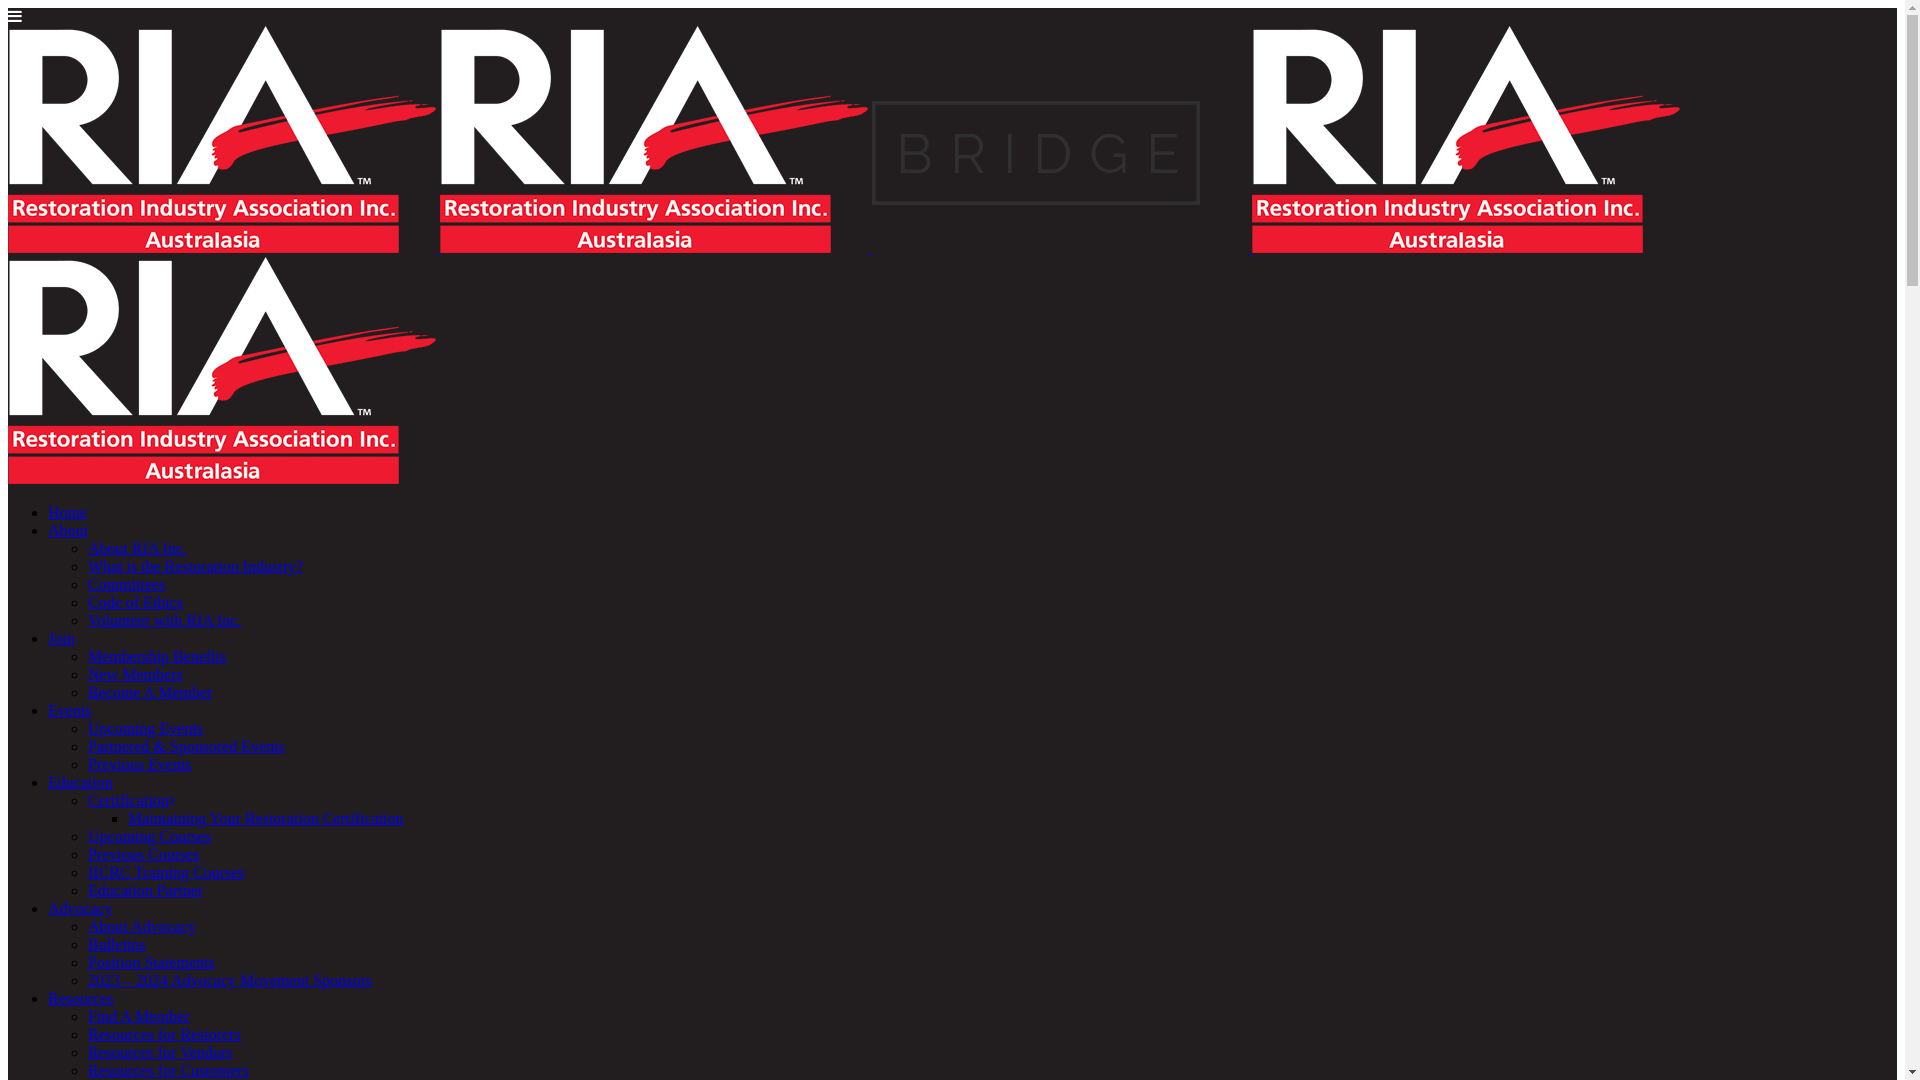 Image resolution: width=1920 pixels, height=1080 pixels. I want to click on 'Events', so click(48, 709).